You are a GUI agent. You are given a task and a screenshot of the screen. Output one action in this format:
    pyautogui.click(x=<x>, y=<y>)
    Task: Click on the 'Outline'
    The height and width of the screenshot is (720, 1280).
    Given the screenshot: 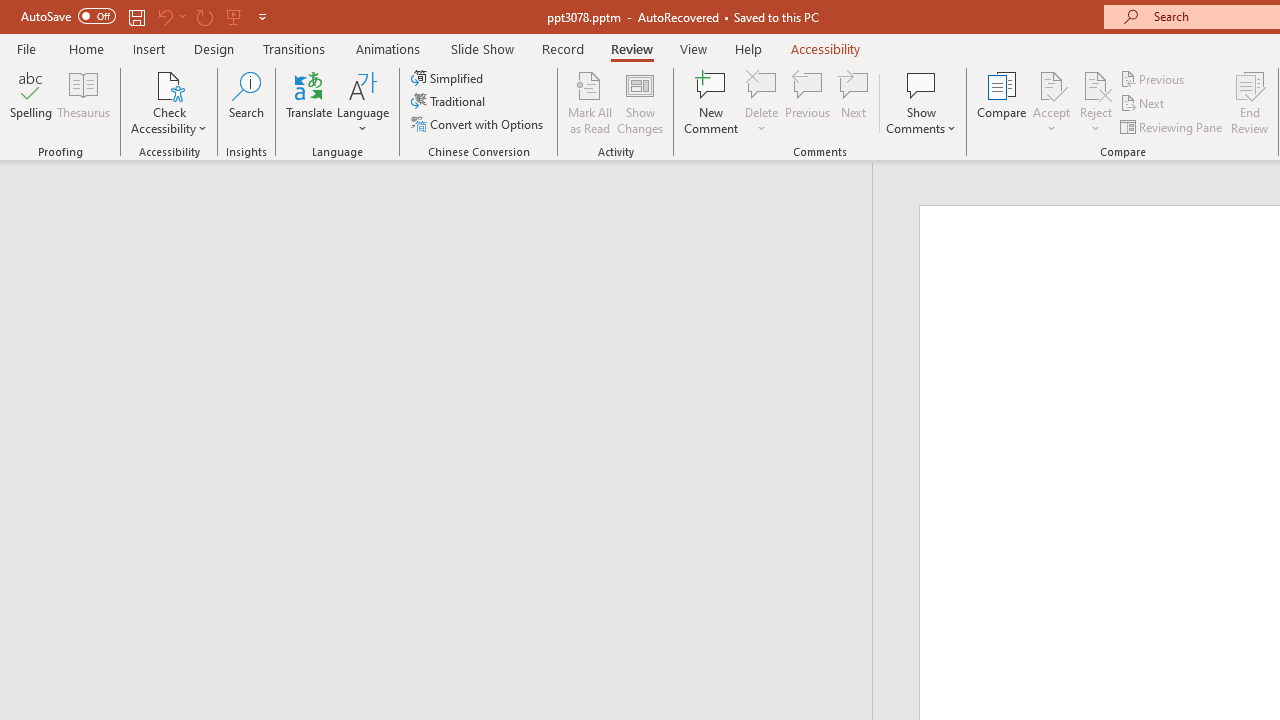 What is the action you would take?
    pyautogui.click(x=444, y=202)
    